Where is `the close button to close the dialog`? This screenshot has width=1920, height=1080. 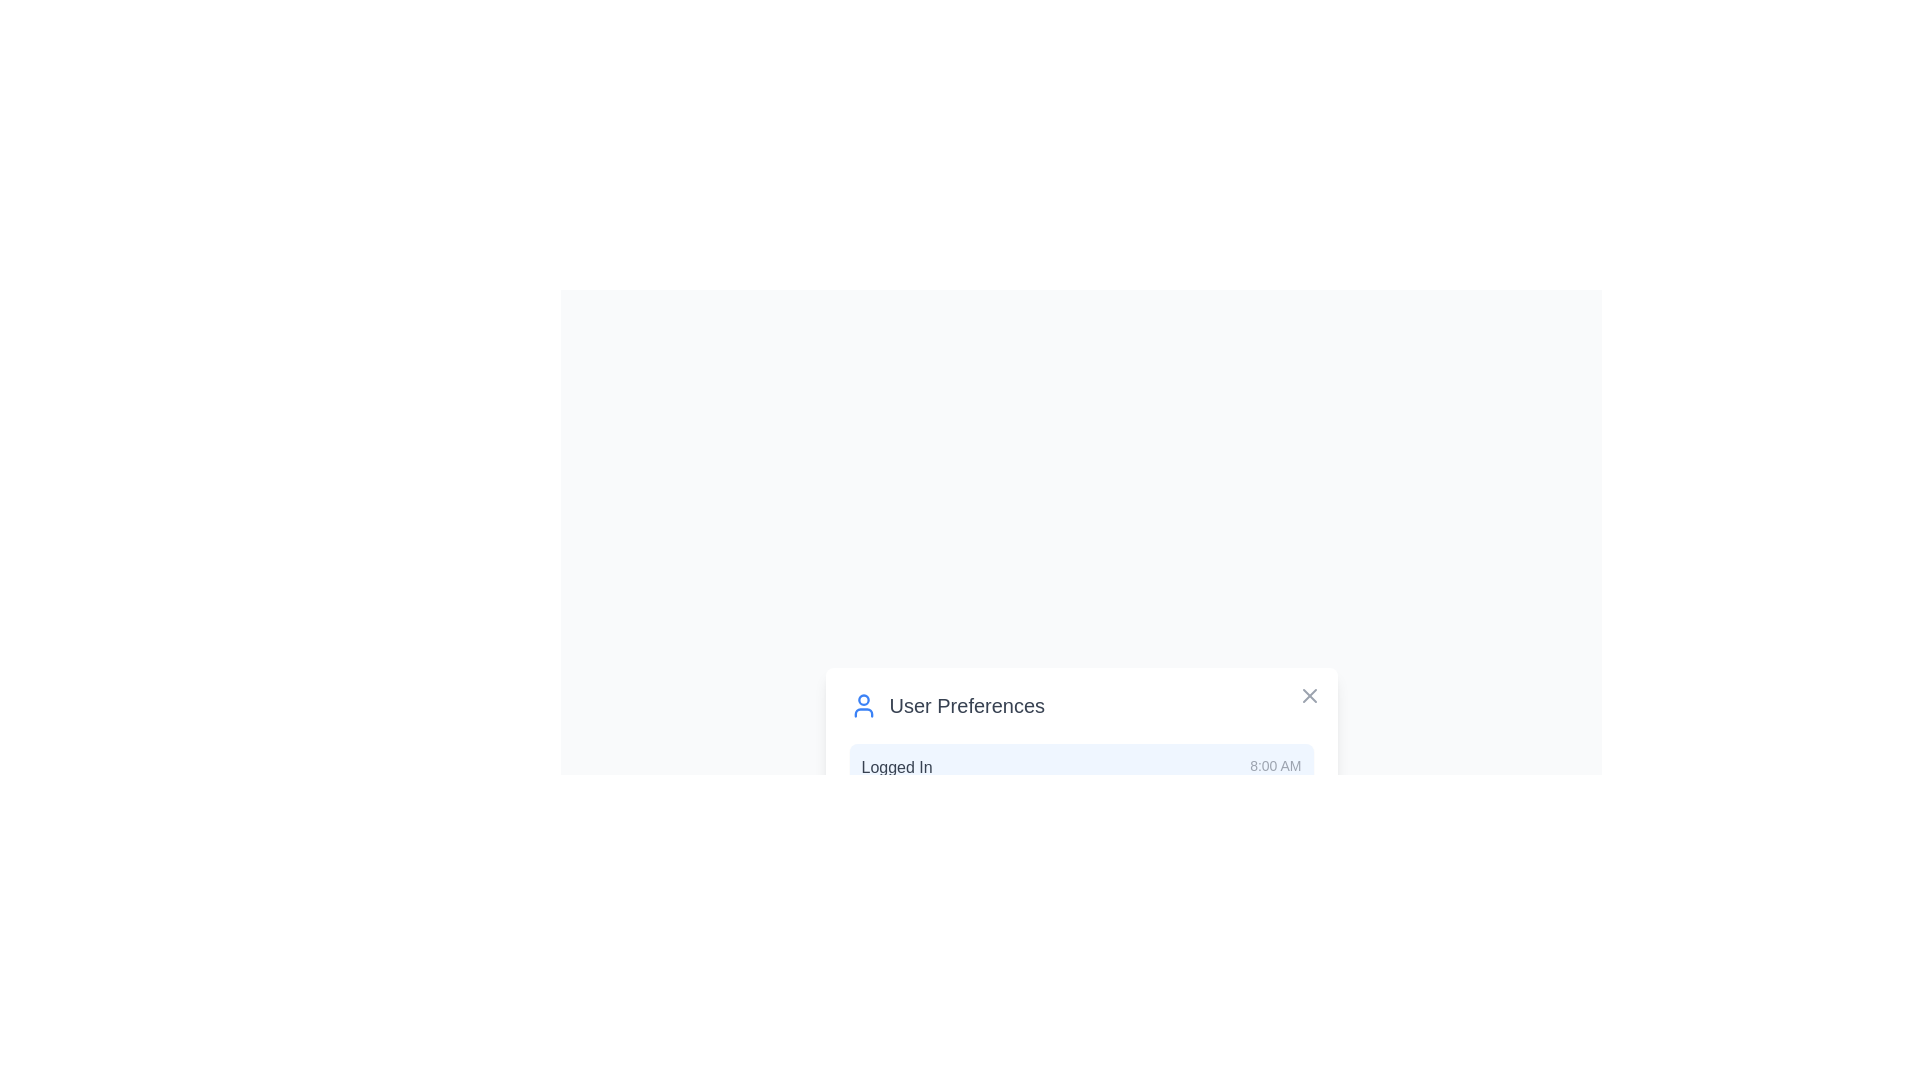
the close button to close the dialog is located at coordinates (1309, 694).